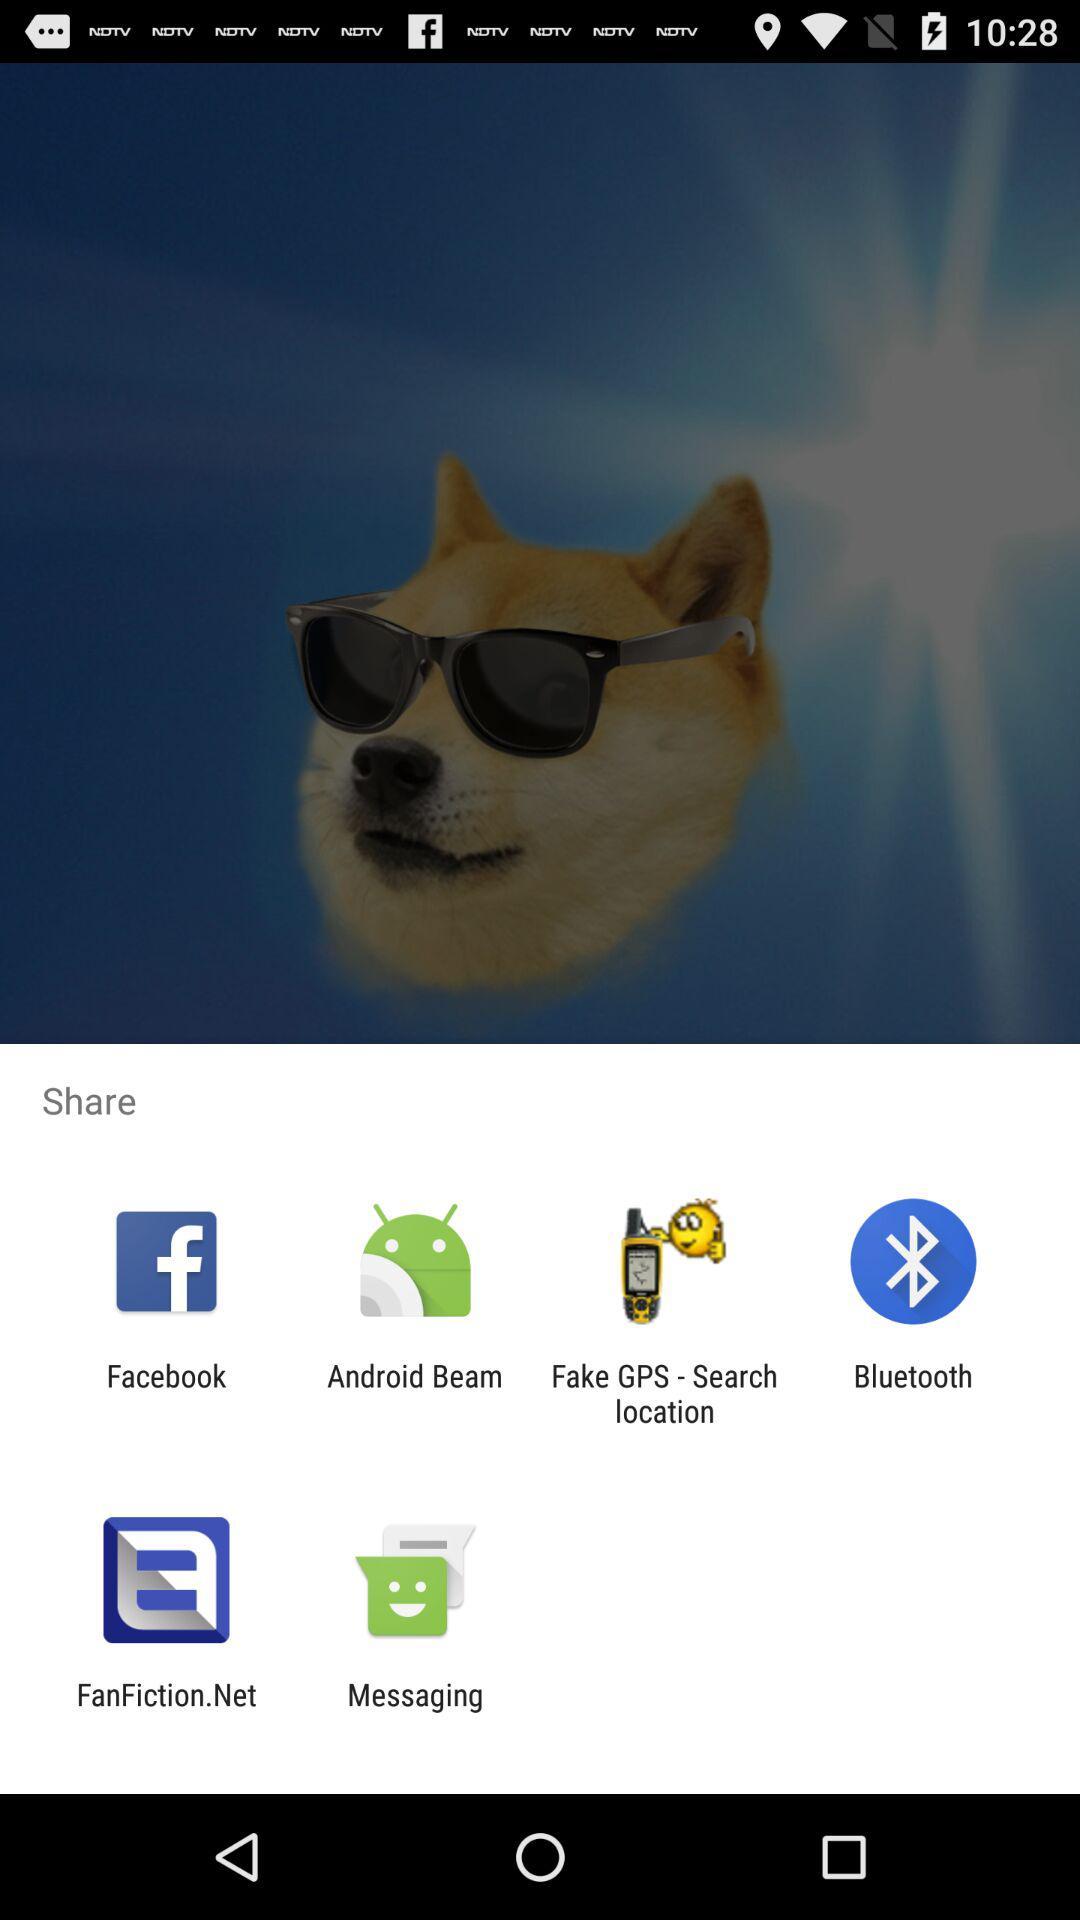 The image size is (1080, 1920). Describe the element at coordinates (165, 1711) in the screenshot. I see `item to the left of the messaging app` at that location.